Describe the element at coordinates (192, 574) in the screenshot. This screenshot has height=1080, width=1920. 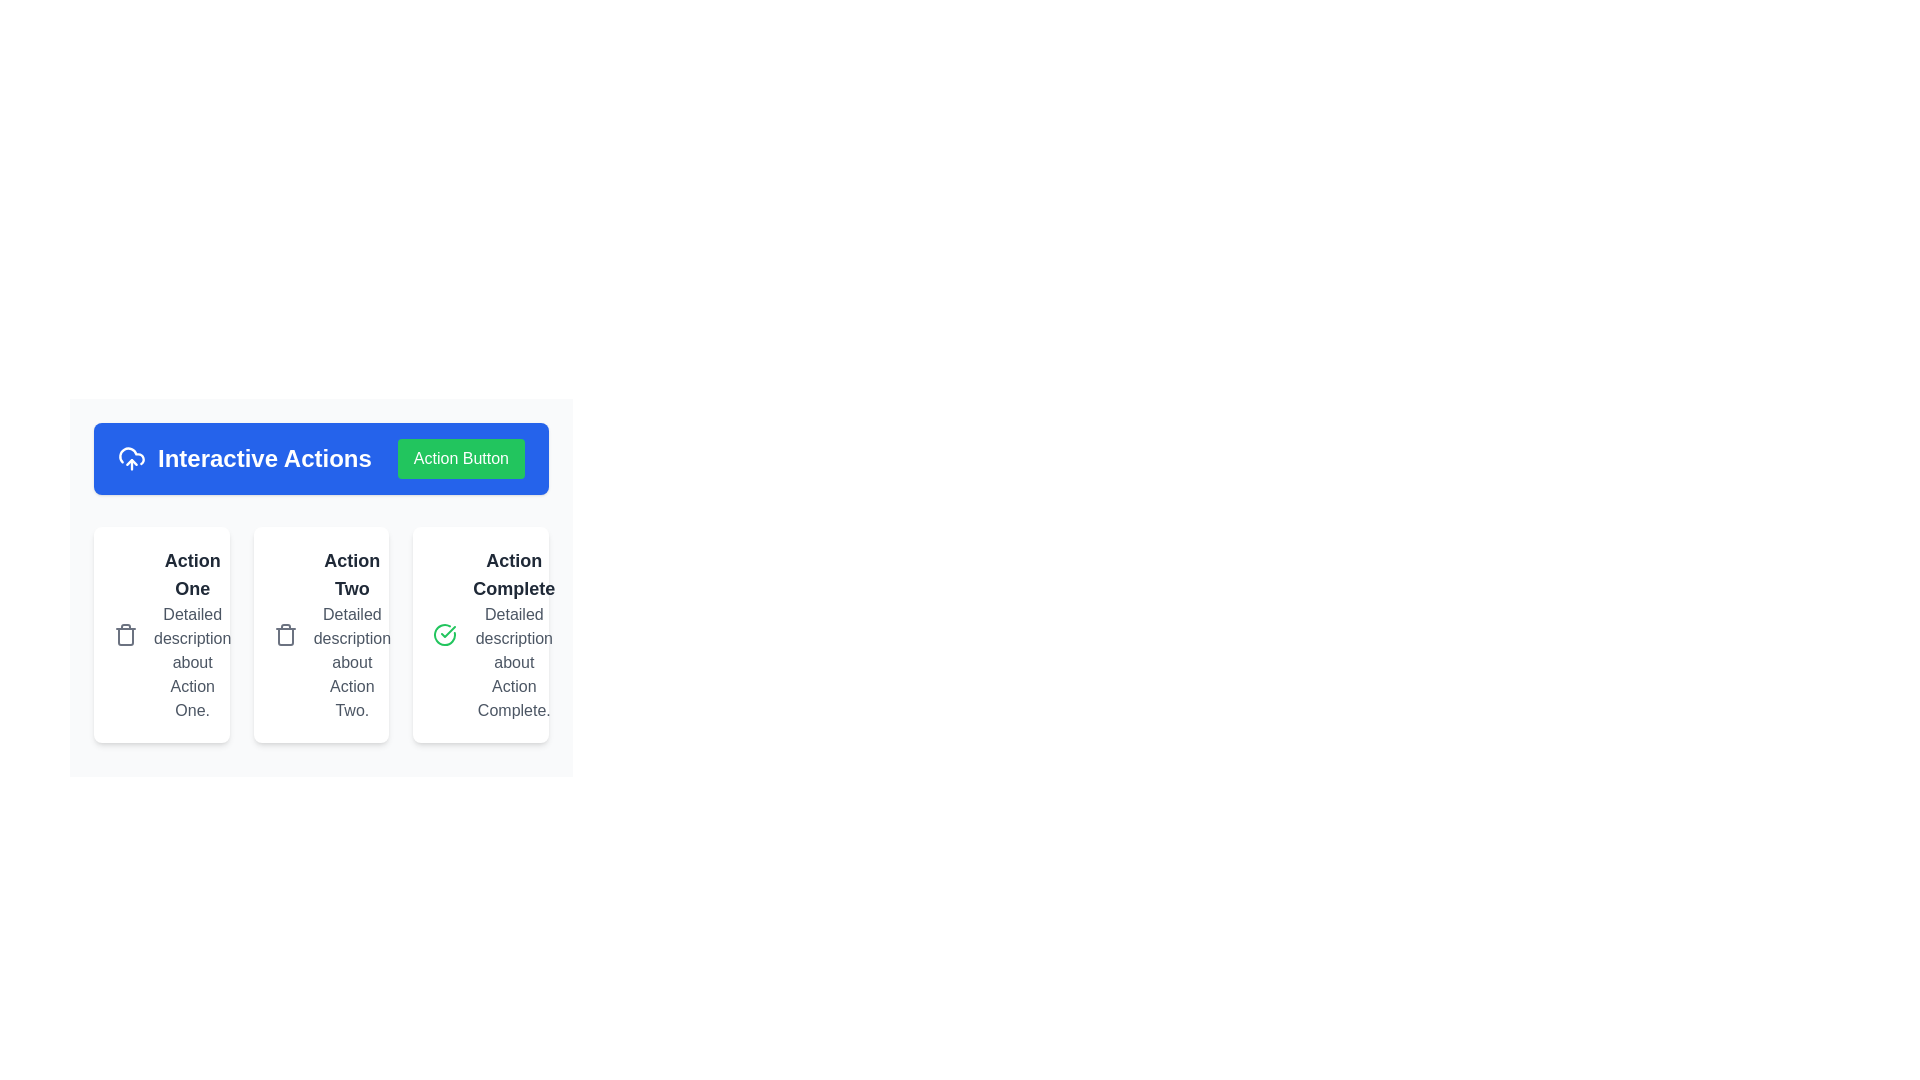
I see `the bold, large-sized text label displaying 'Action One' in dark gray, located at the top of the panel` at that location.